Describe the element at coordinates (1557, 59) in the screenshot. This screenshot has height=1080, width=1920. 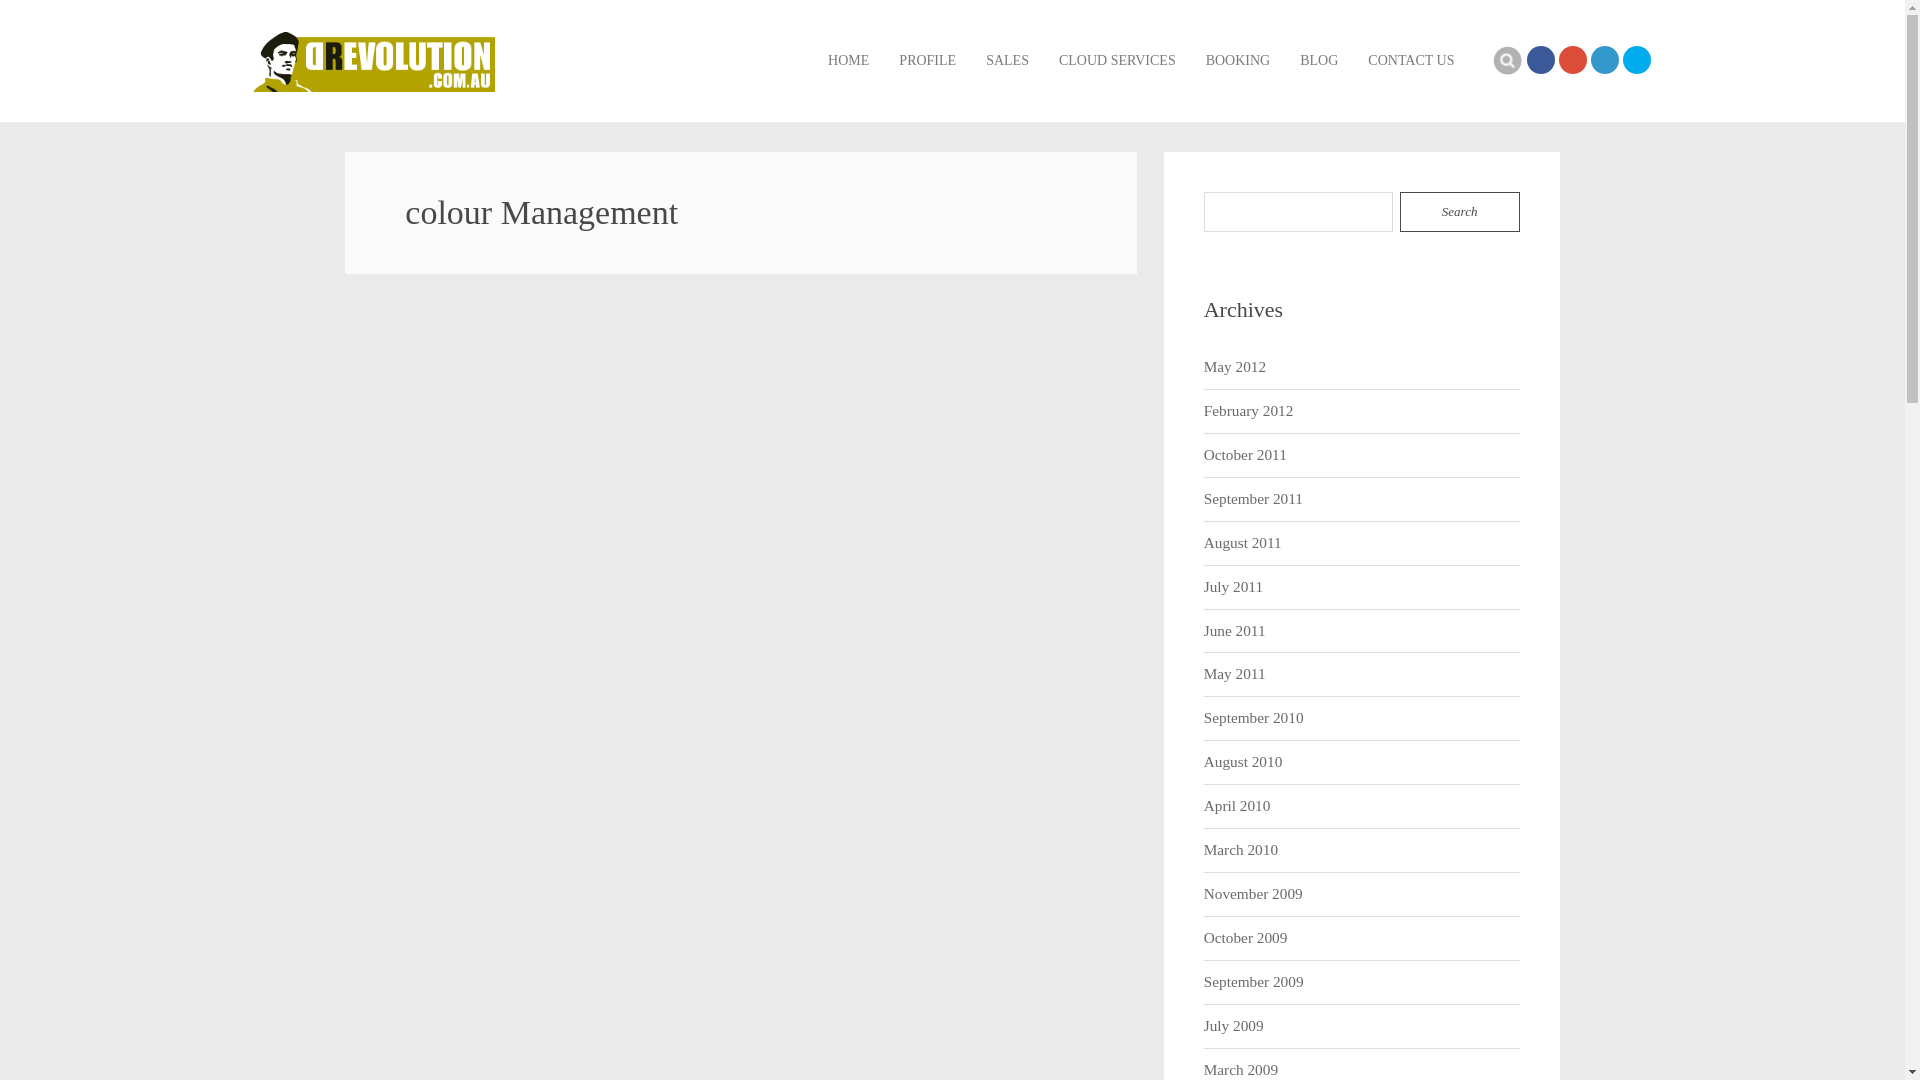
I see `'Google+'` at that location.